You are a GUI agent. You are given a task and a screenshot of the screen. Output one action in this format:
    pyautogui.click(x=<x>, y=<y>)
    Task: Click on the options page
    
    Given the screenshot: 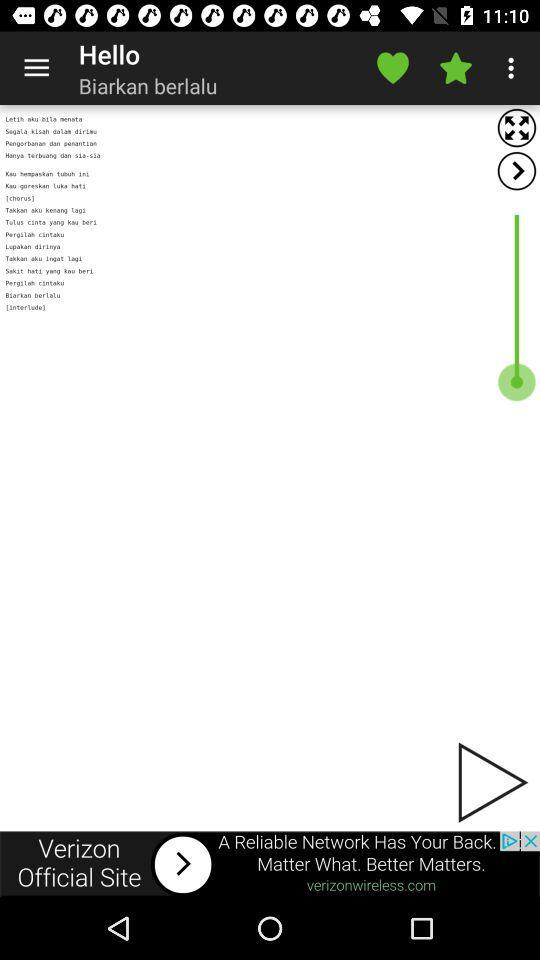 What is the action you would take?
    pyautogui.click(x=516, y=170)
    